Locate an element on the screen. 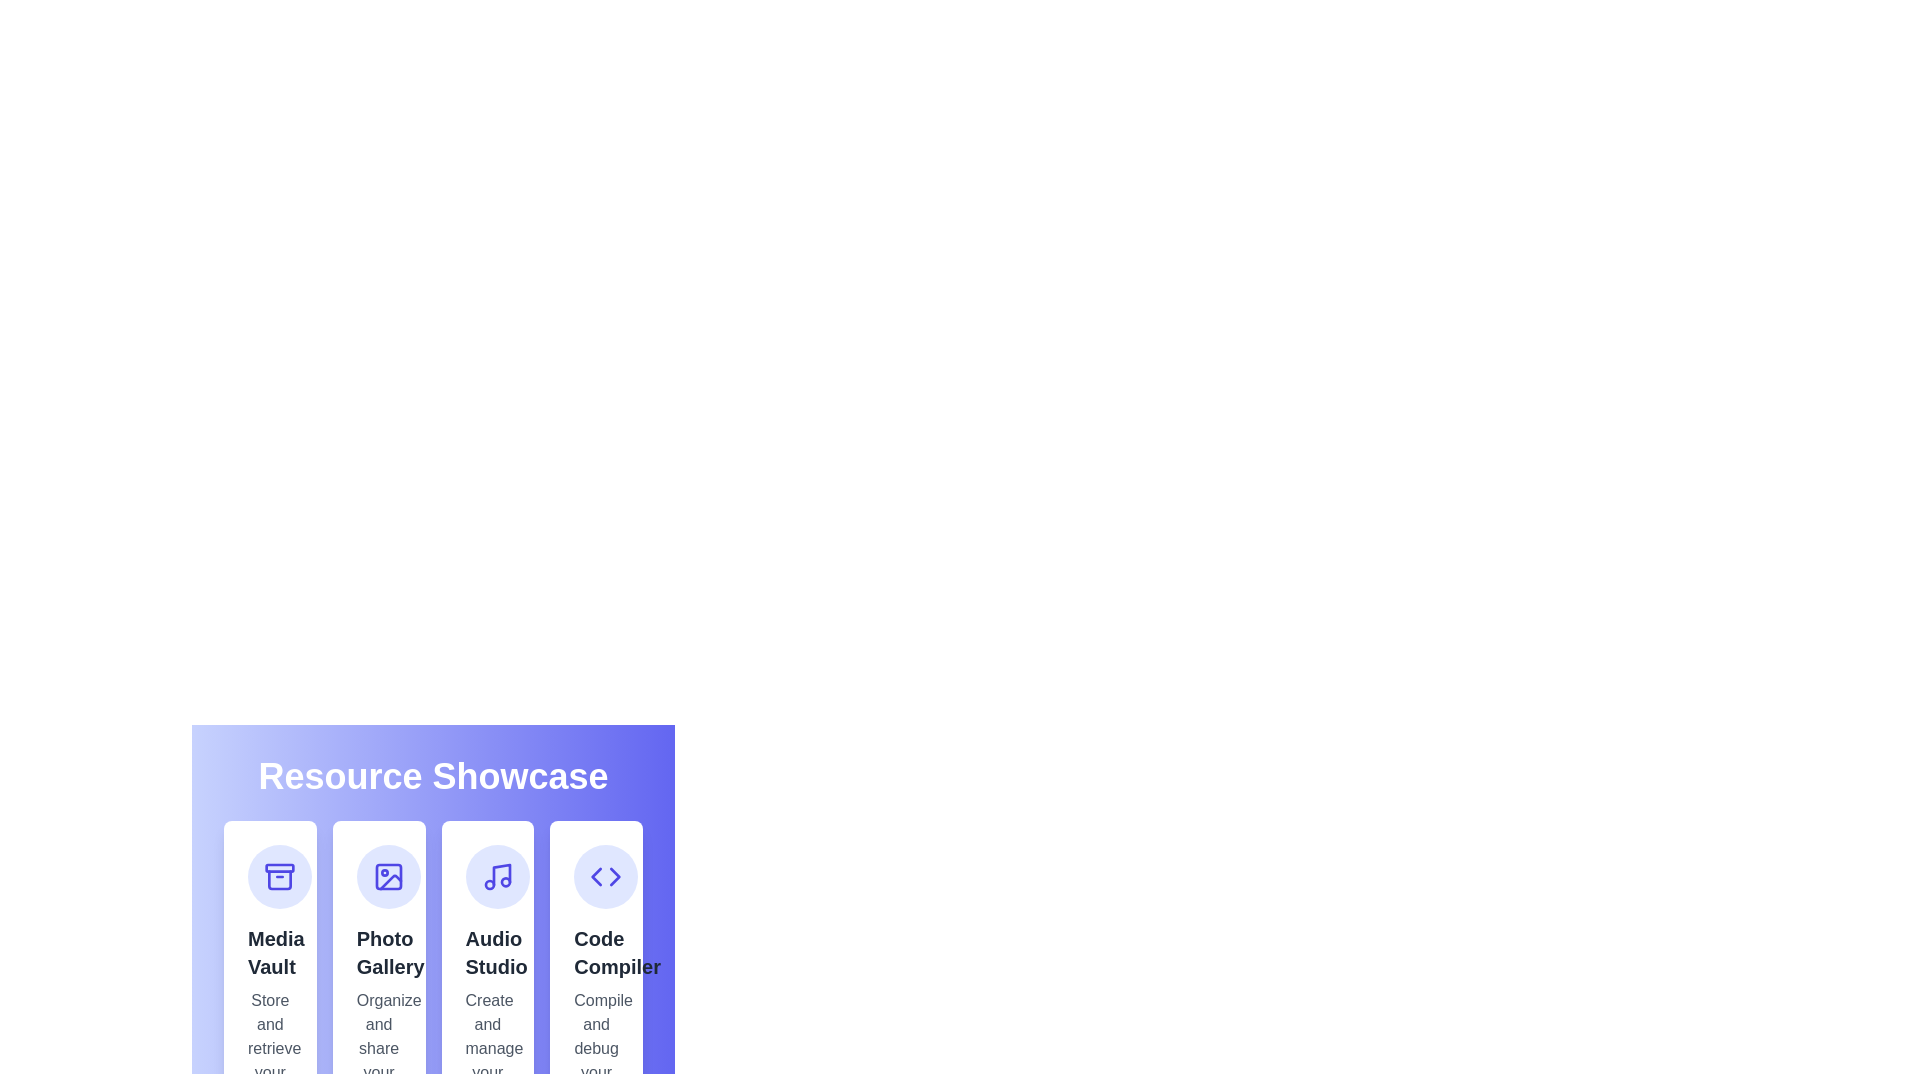 Image resolution: width=1920 pixels, height=1080 pixels. the rounded coding icon with a light indigo background located in the 'Code Compiler' column is located at coordinates (605, 875).